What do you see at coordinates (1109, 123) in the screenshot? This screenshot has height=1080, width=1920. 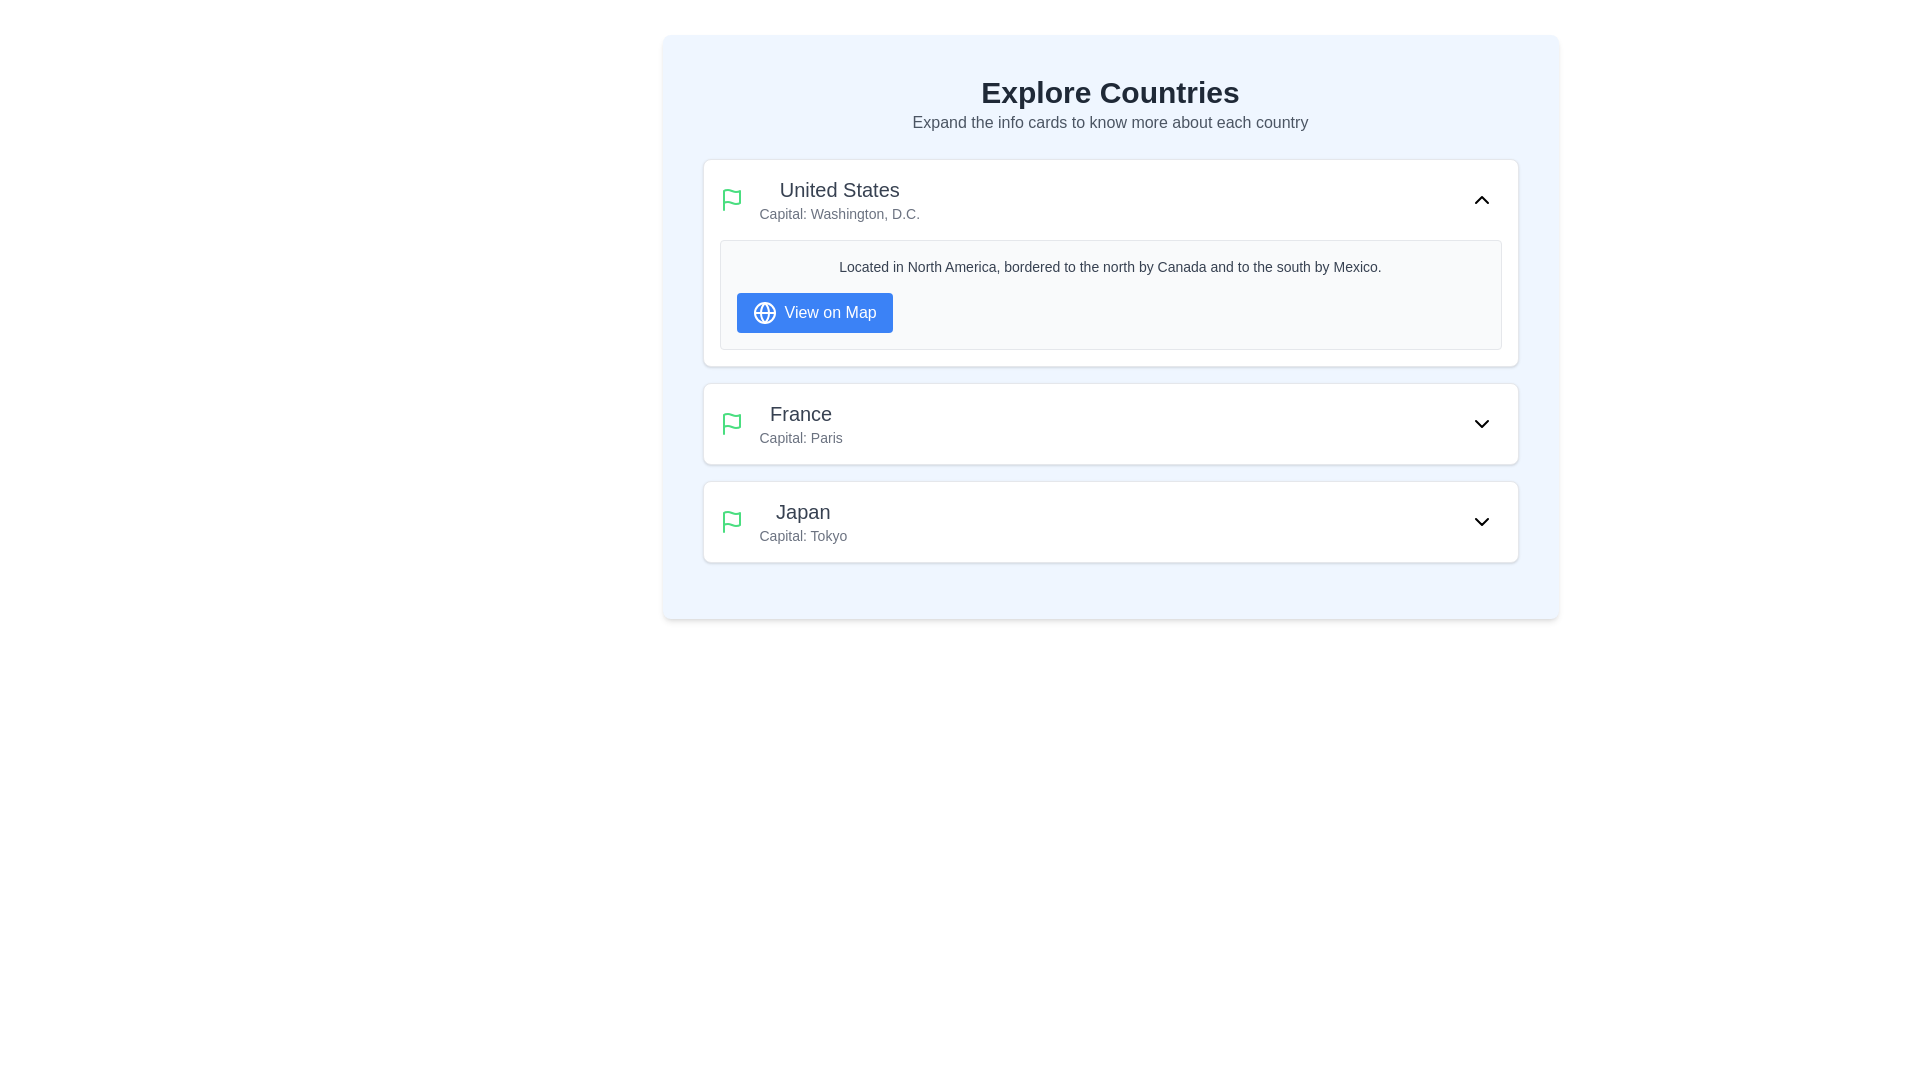 I see `the text label that reads 'Expand the info cards to know more about each country.' which is located directly beneath the 'Explore Countries' heading` at bounding box center [1109, 123].